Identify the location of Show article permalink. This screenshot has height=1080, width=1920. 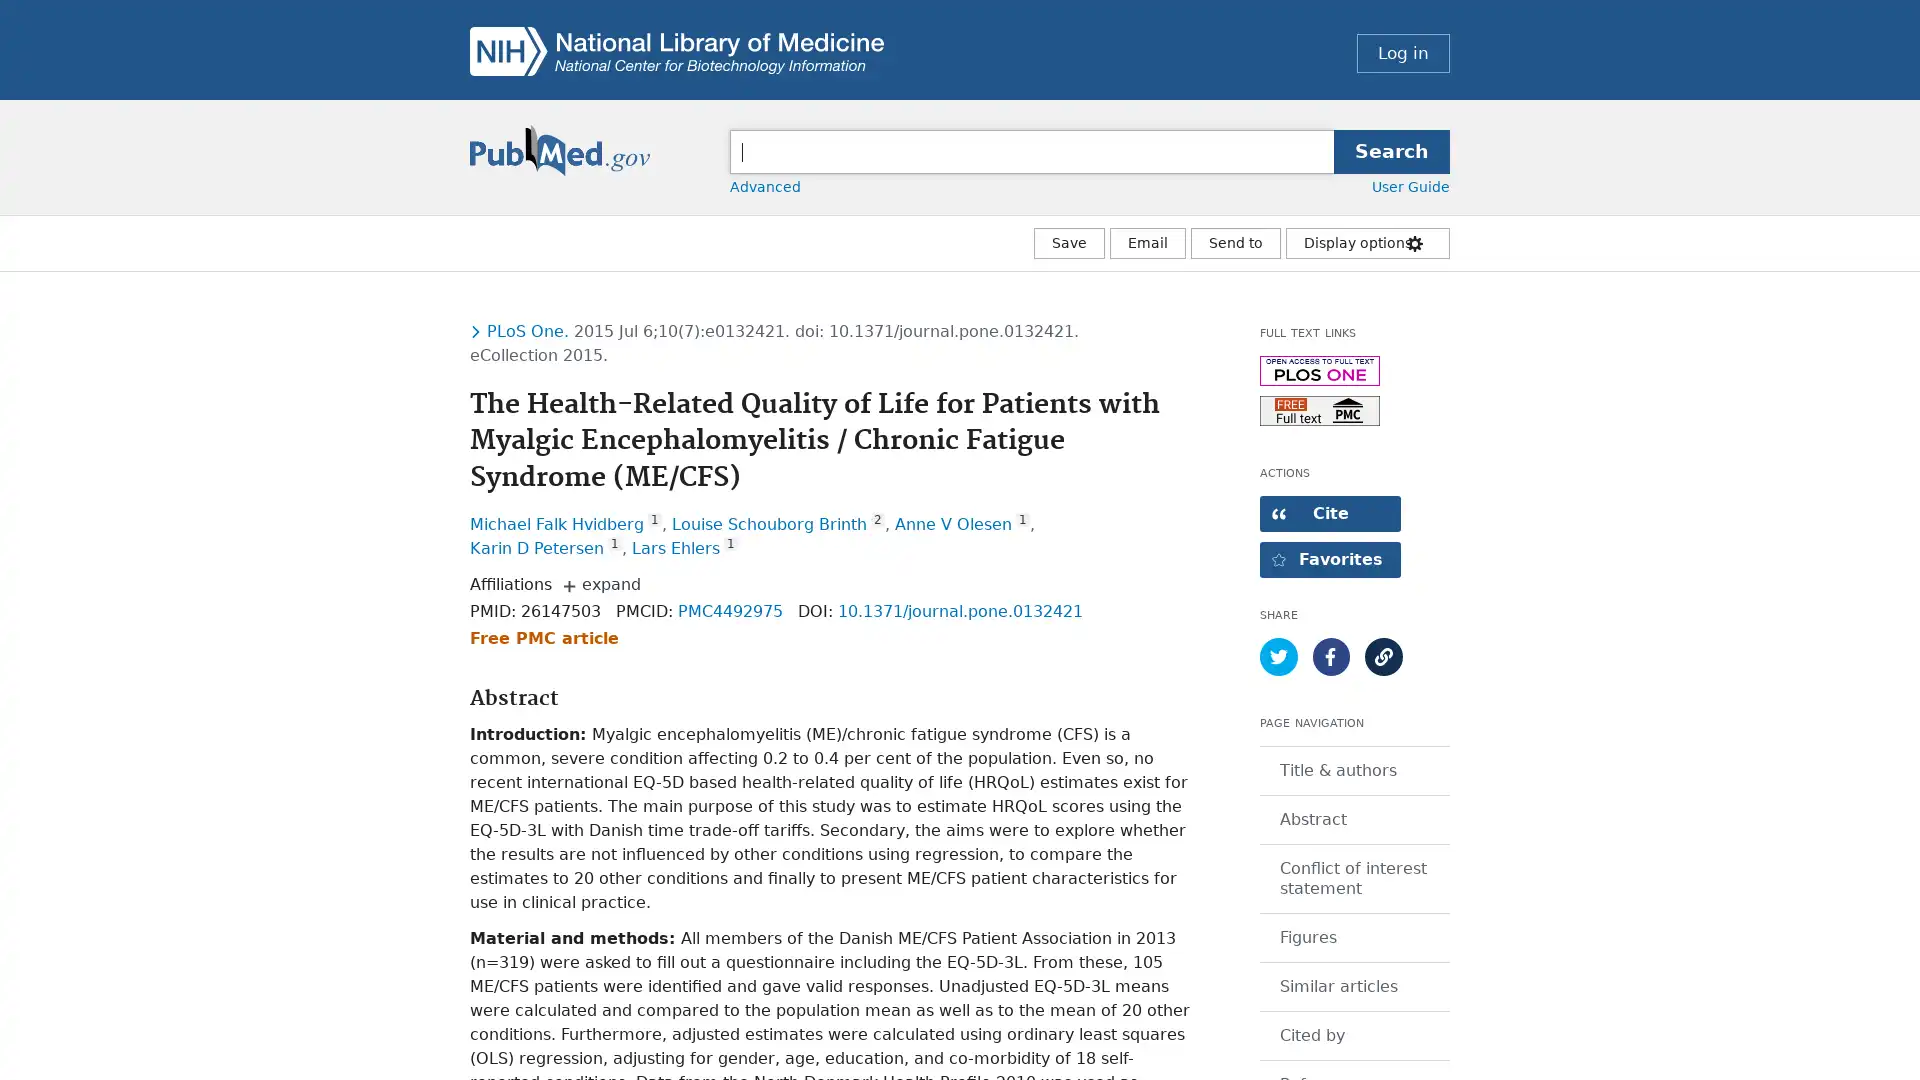
(1382, 656).